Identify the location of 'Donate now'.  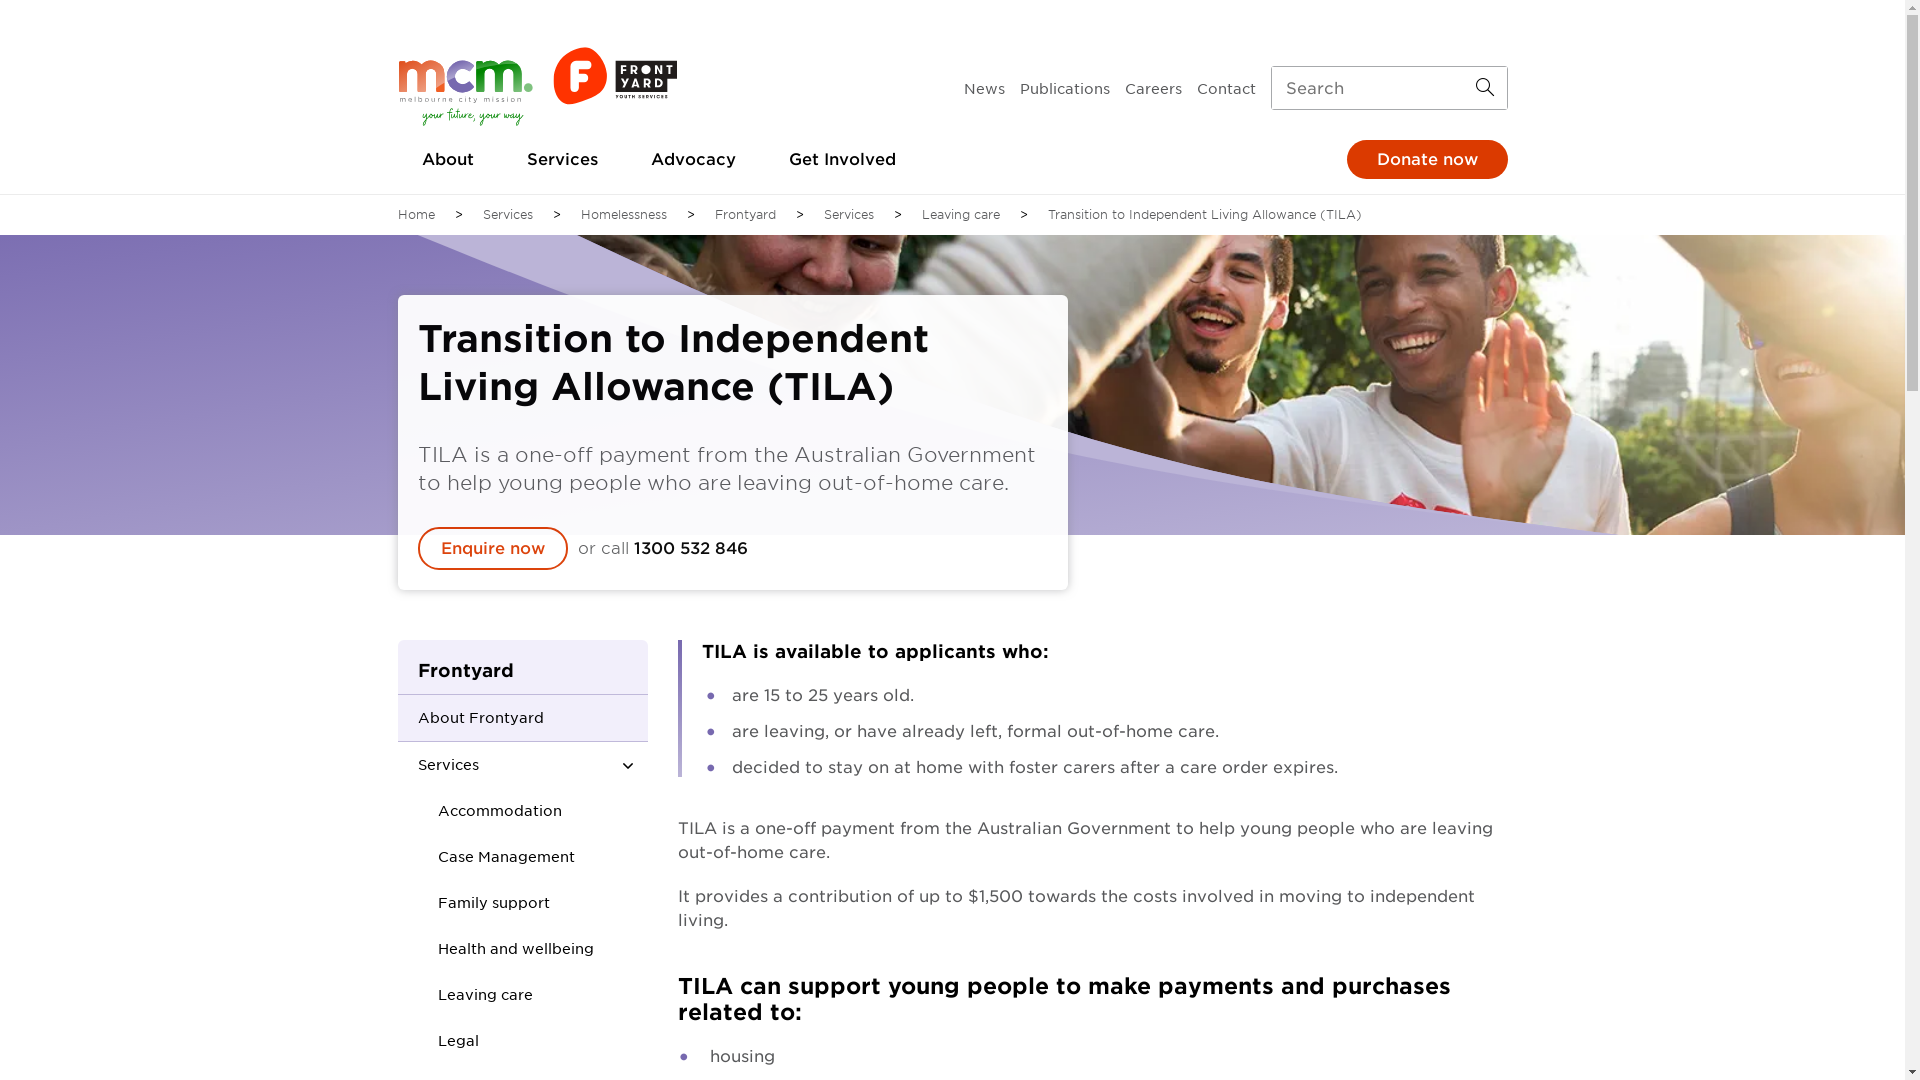
(1345, 158).